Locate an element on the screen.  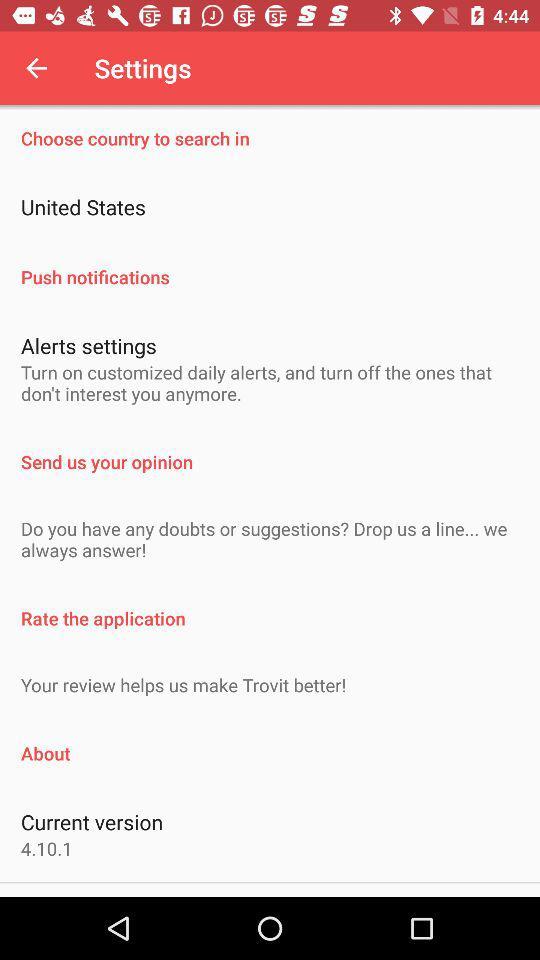
the item next to the settings is located at coordinates (36, 68).